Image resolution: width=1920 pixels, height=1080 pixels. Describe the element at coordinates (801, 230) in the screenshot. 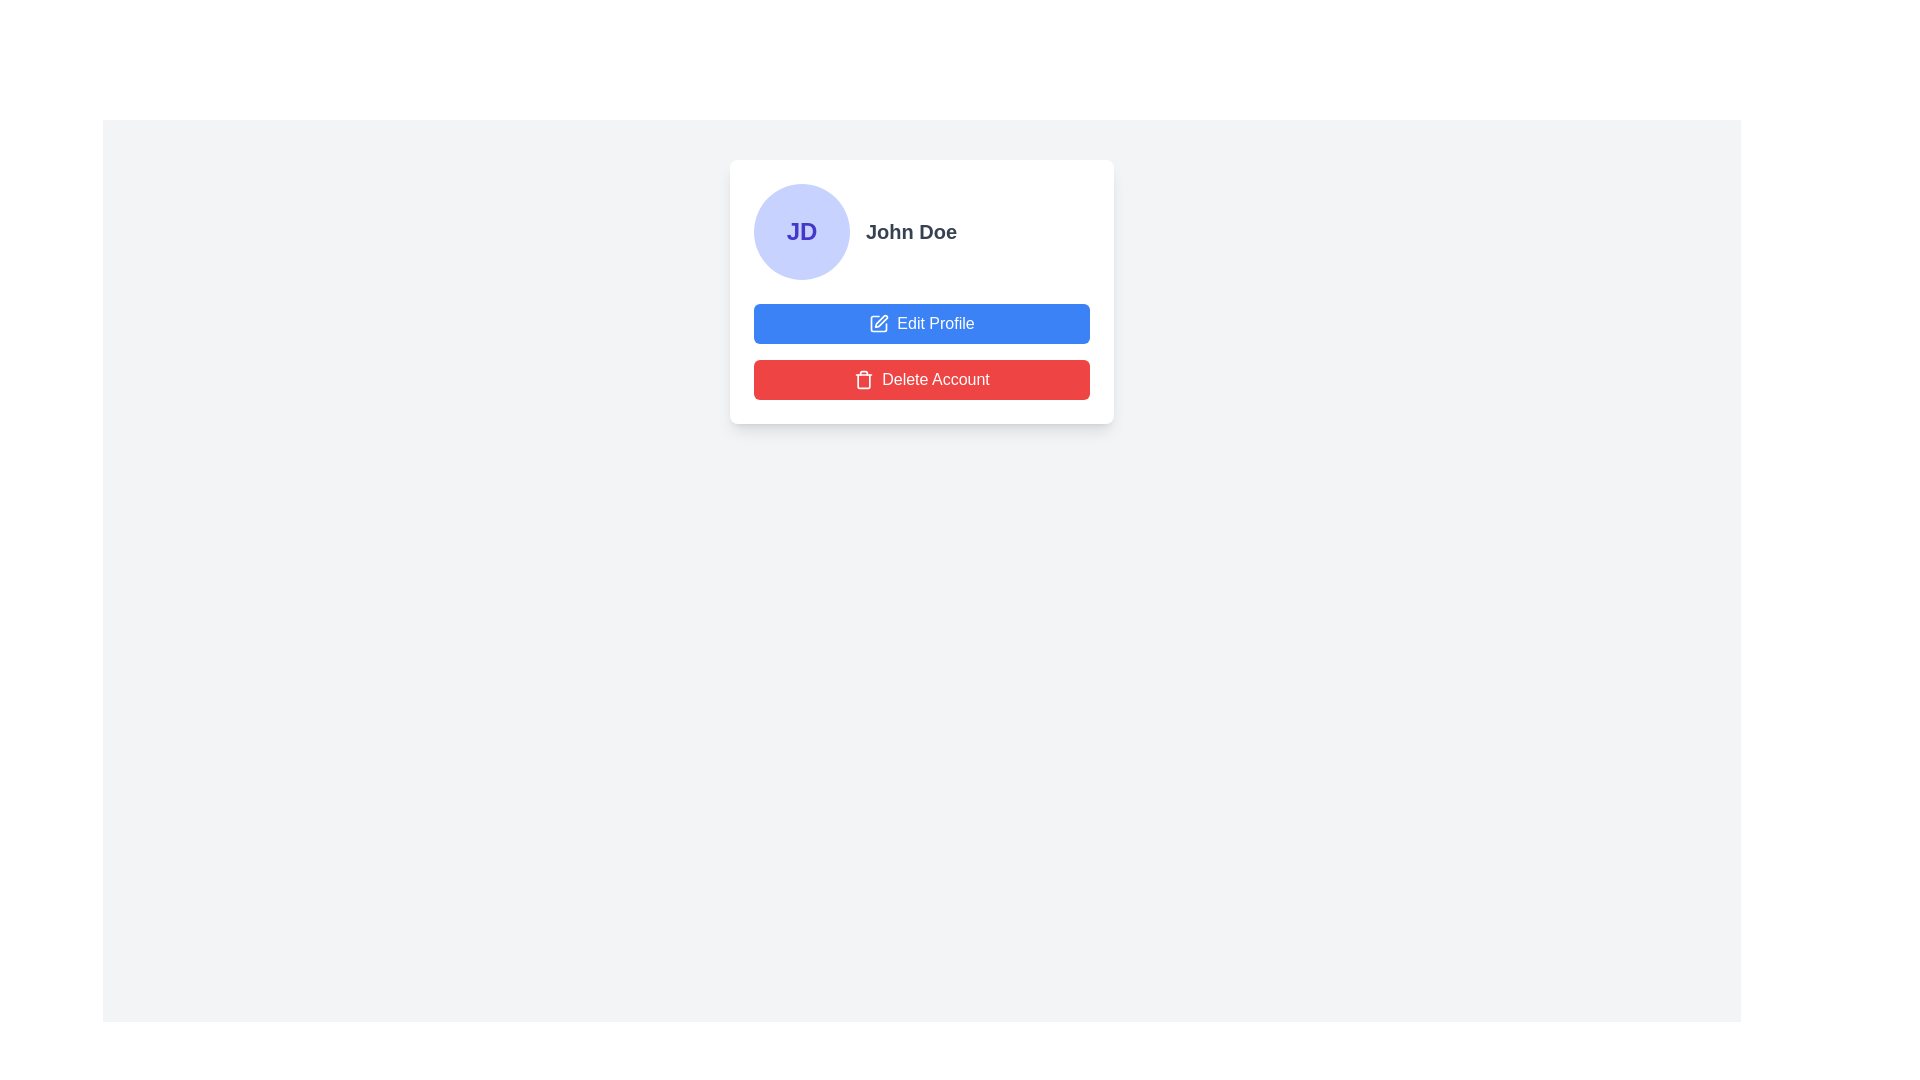

I see `the circular avatar display that shows the initials 'JD' in bold, dark indigo font, used as a user profile indication` at that location.